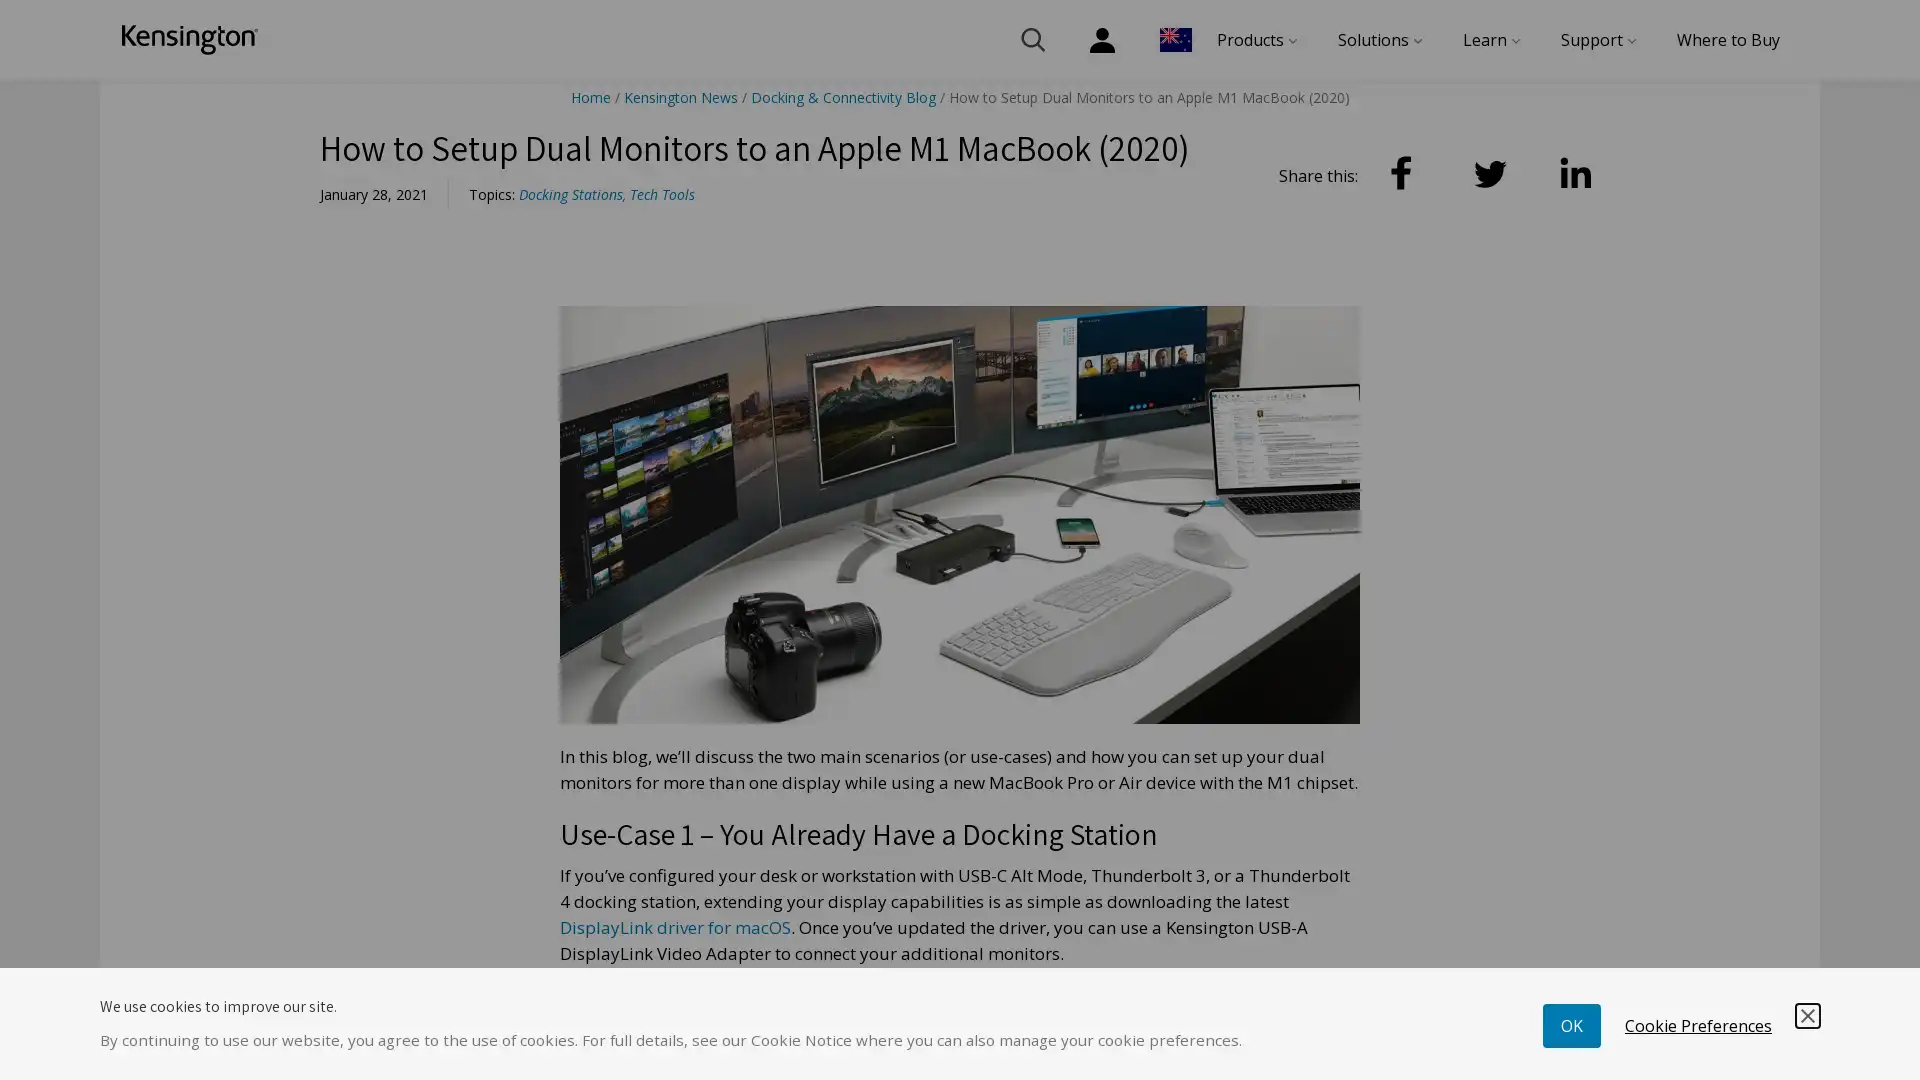 The height and width of the screenshot is (1080, 1920). I want to click on Twitter, so click(1488, 171).